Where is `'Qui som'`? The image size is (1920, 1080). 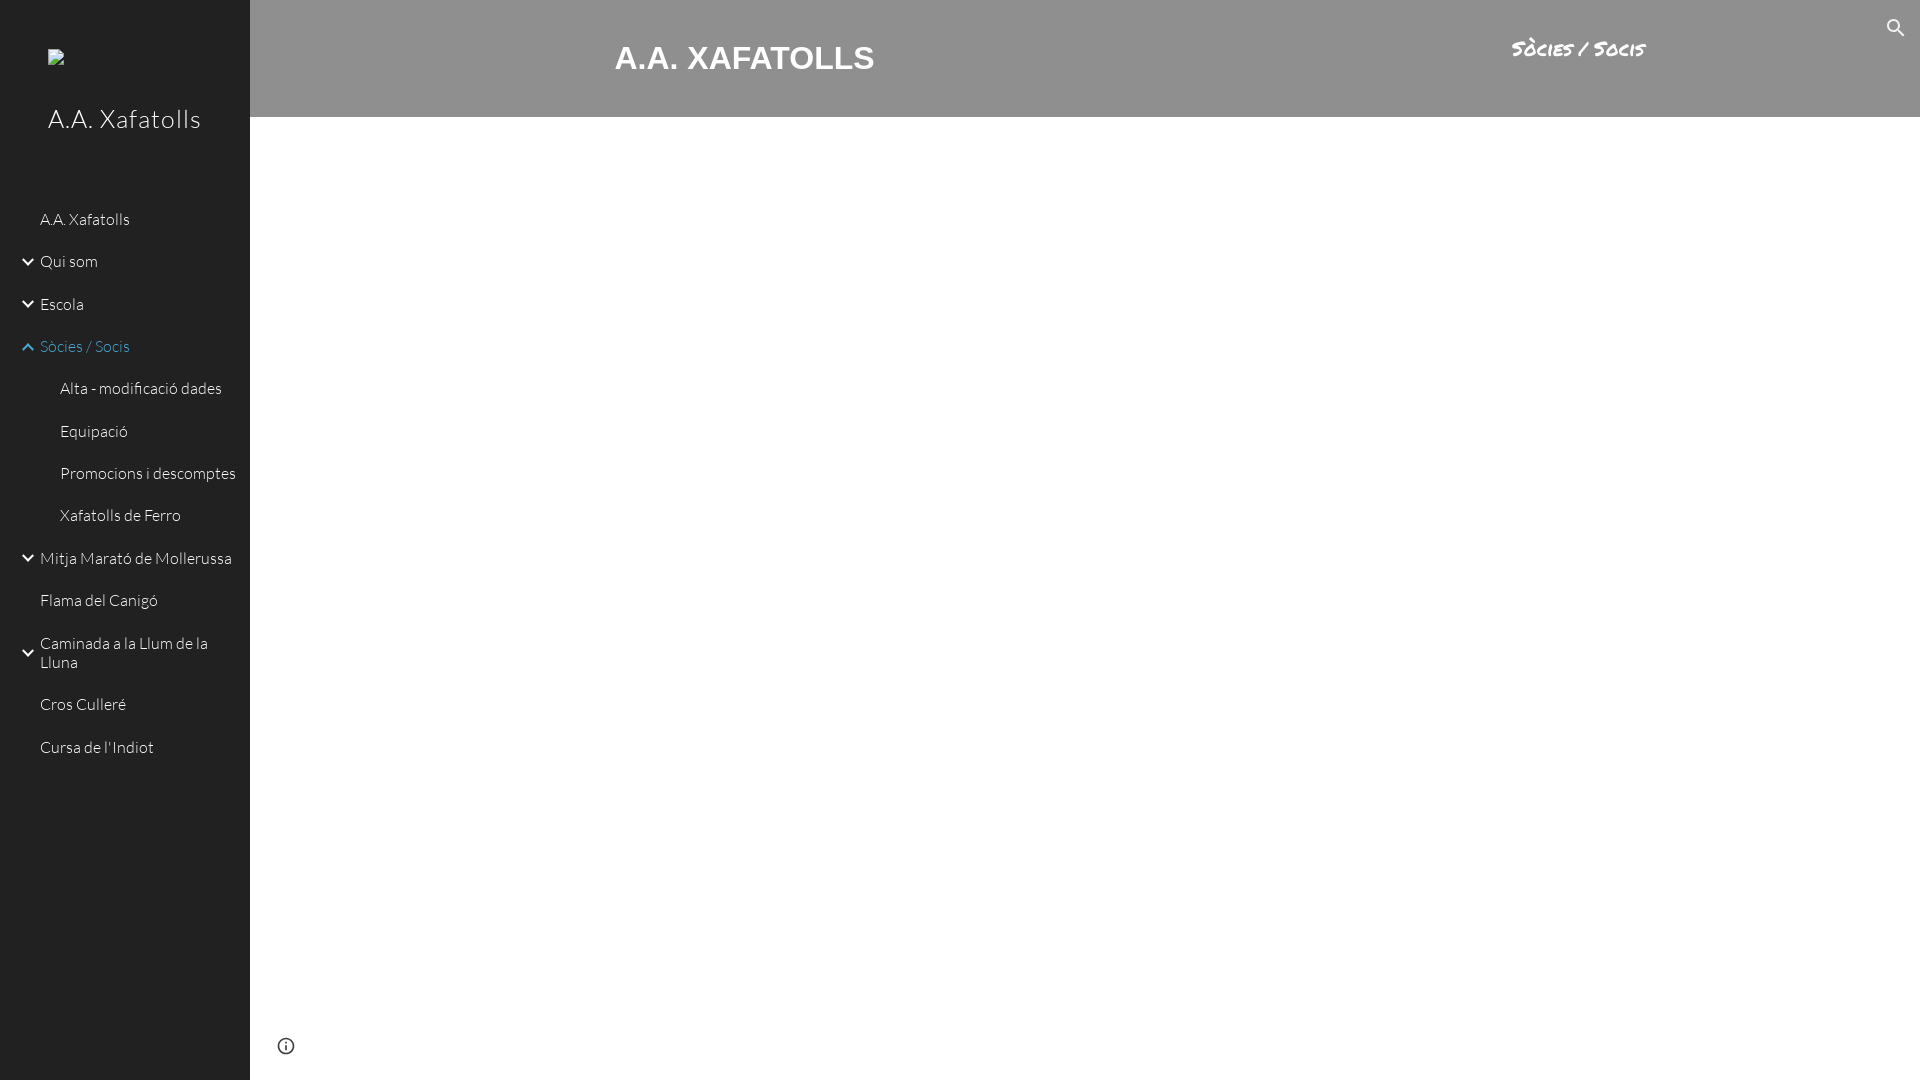
'Qui som' is located at coordinates (35, 261).